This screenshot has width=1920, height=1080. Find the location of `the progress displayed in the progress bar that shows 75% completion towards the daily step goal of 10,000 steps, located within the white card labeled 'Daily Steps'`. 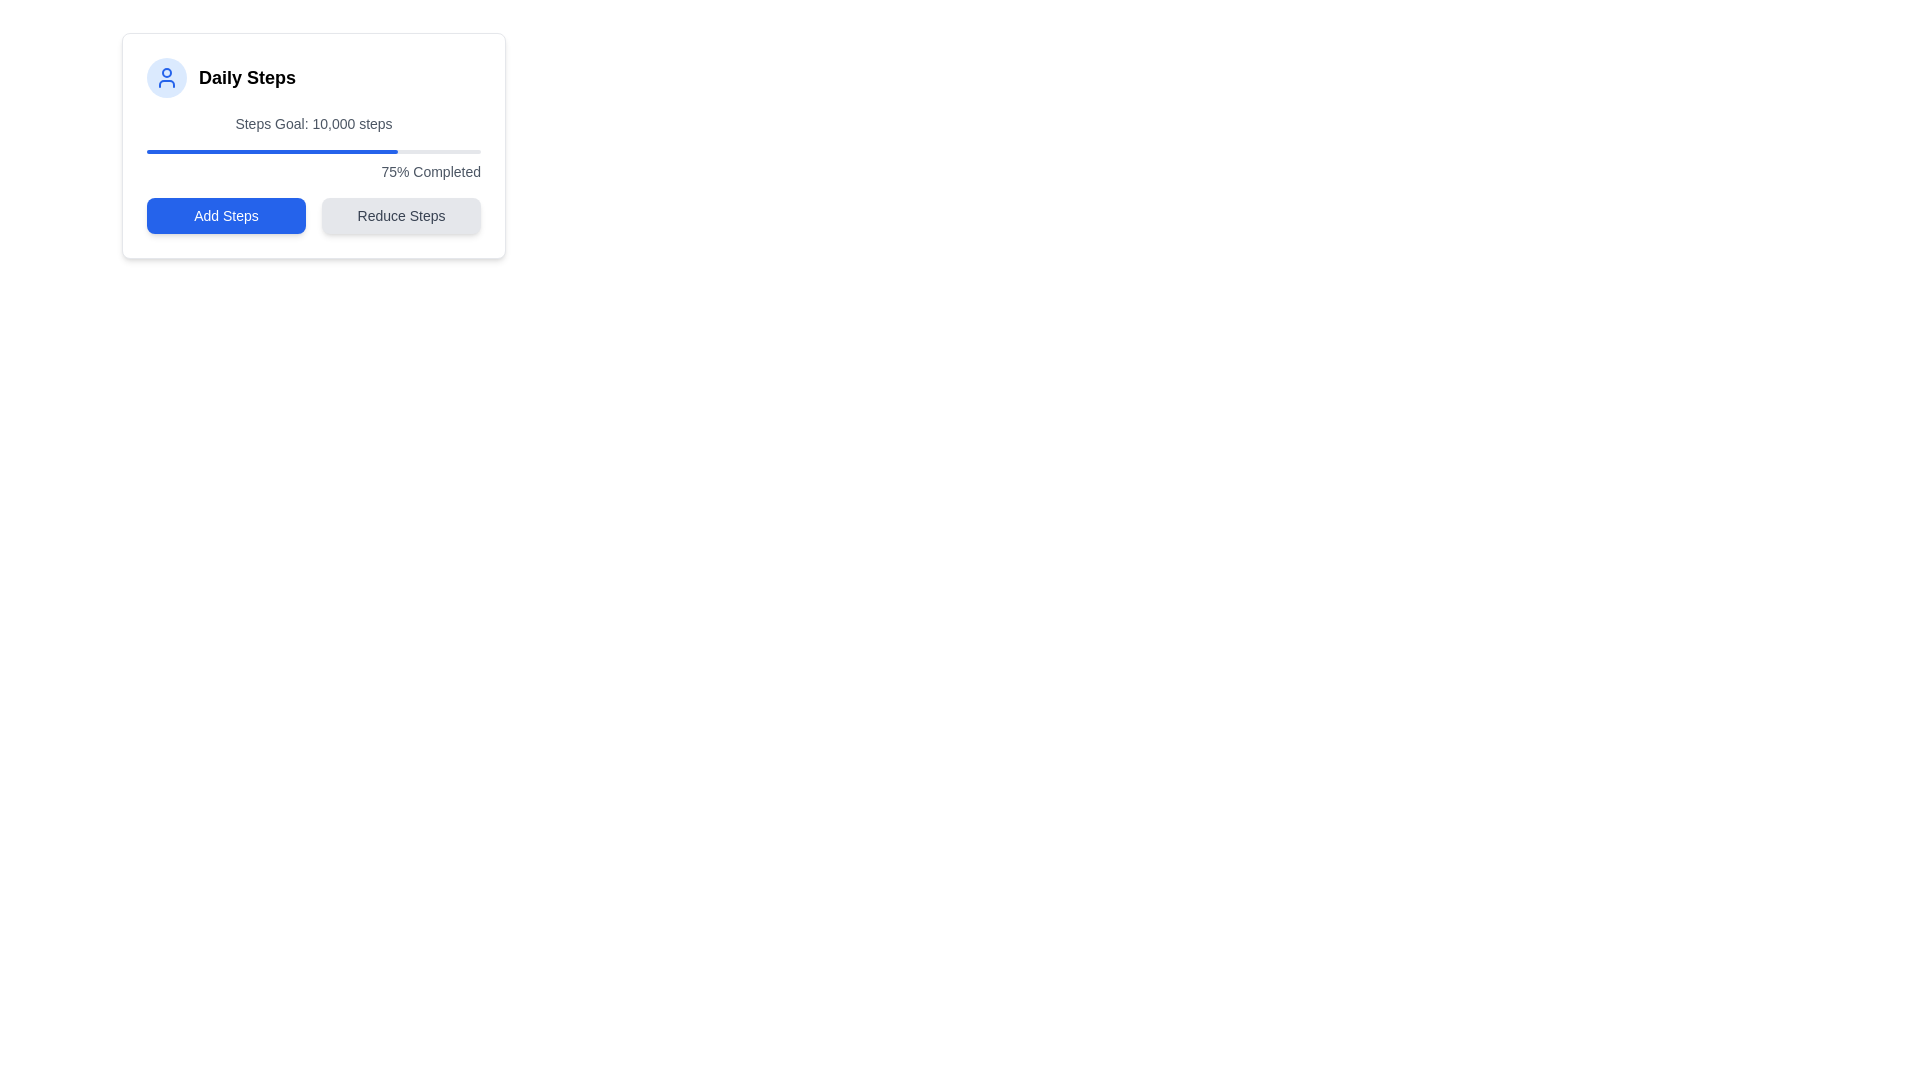

the progress displayed in the progress bar that shows 75% completion towards the daily step goal of 10,000 steps, located within the white card labeled 'Daily Steps' is located at coordinates (312, 150).